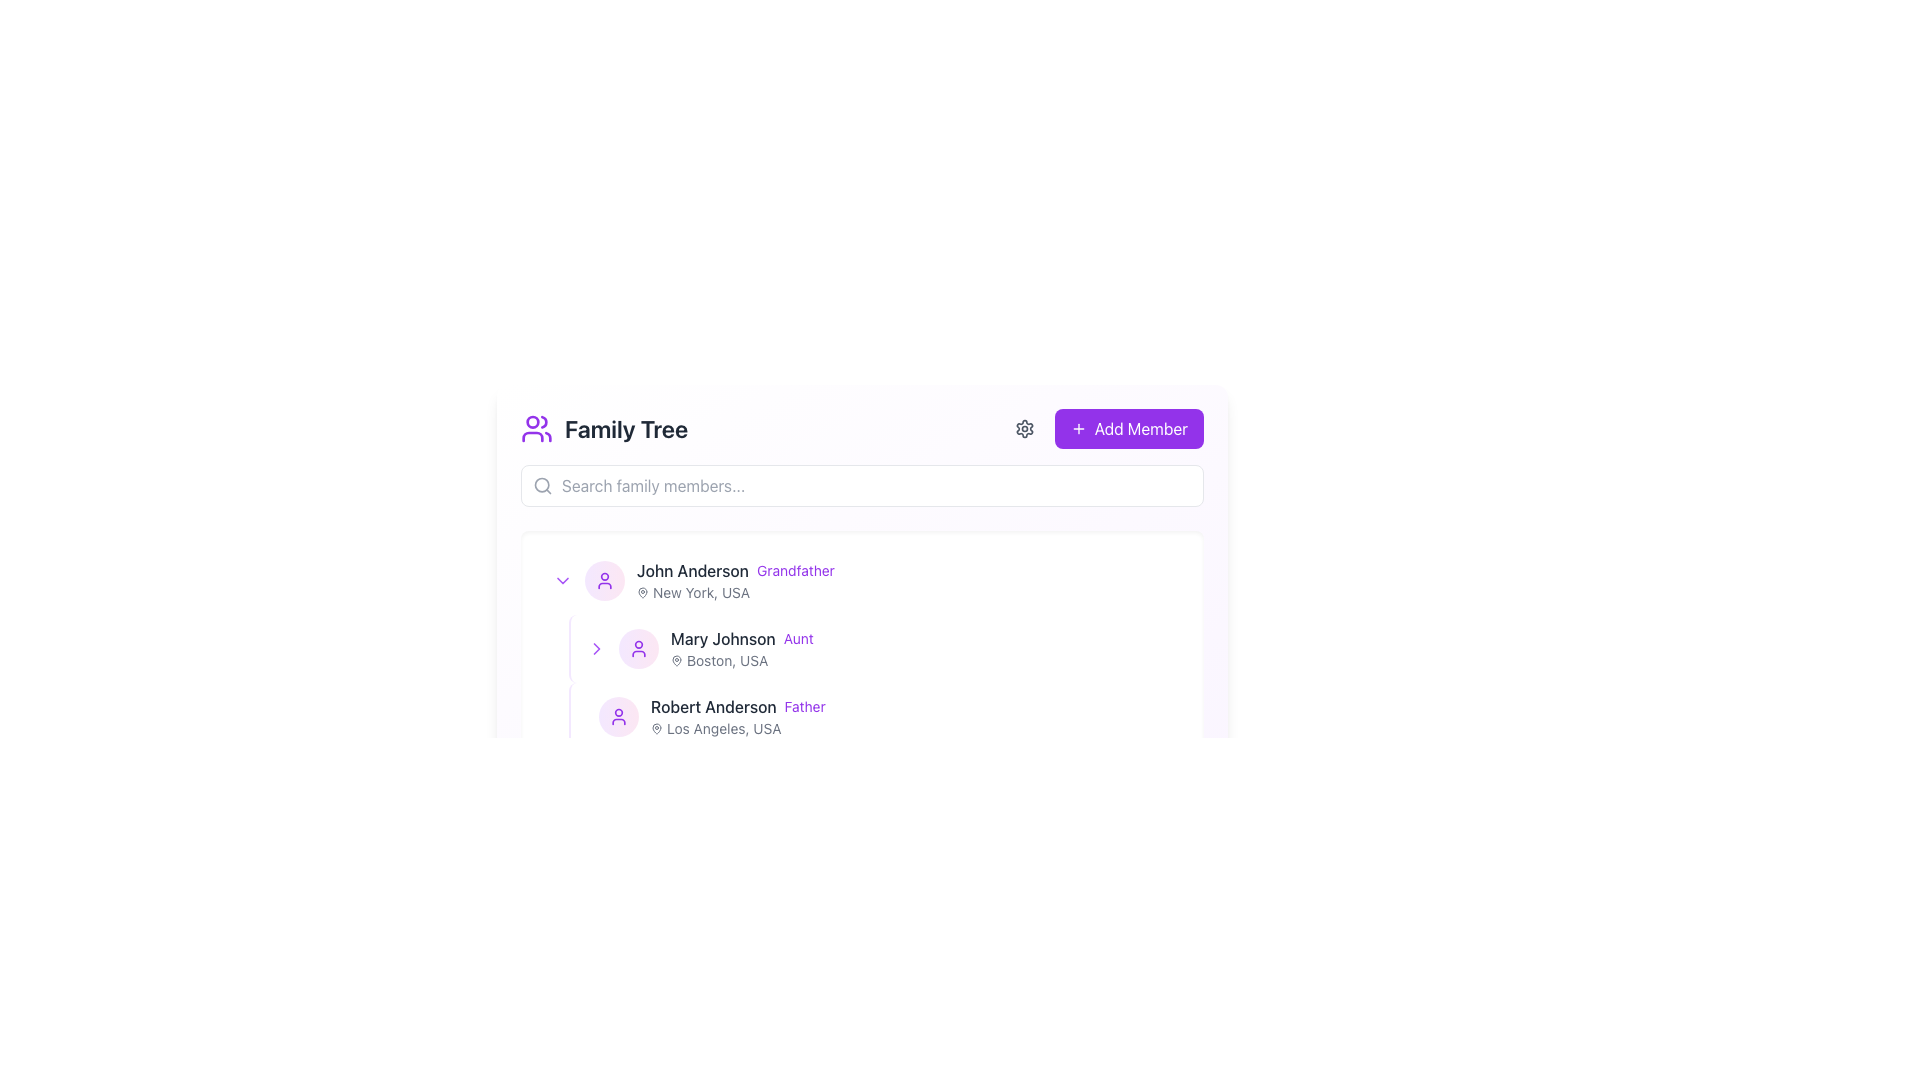  I want to click on the location pin icon representing geographical information for 'Mary Johnson', located to the left of 'Boston, USA', so click(676, 660).